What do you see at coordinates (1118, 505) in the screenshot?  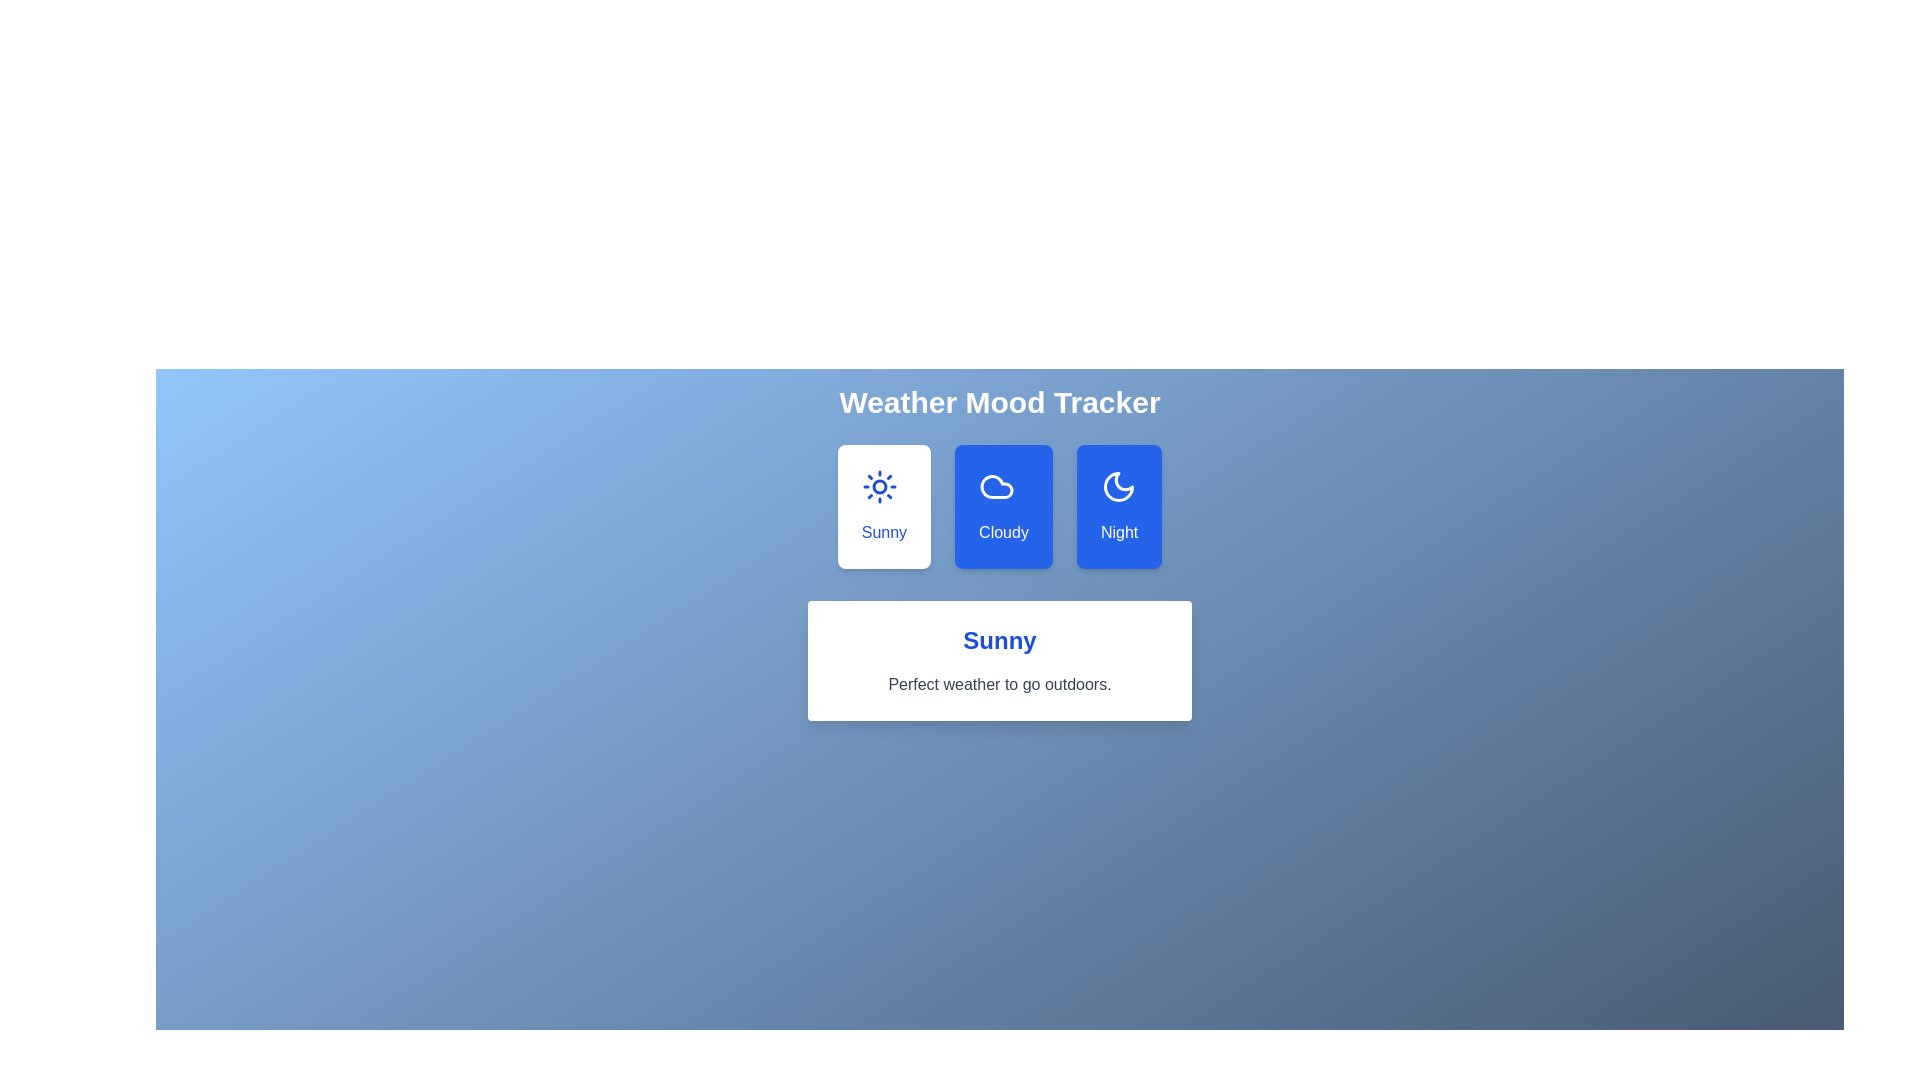 I see `the weather option Night to activate it` at bounding box center [1118, 505].